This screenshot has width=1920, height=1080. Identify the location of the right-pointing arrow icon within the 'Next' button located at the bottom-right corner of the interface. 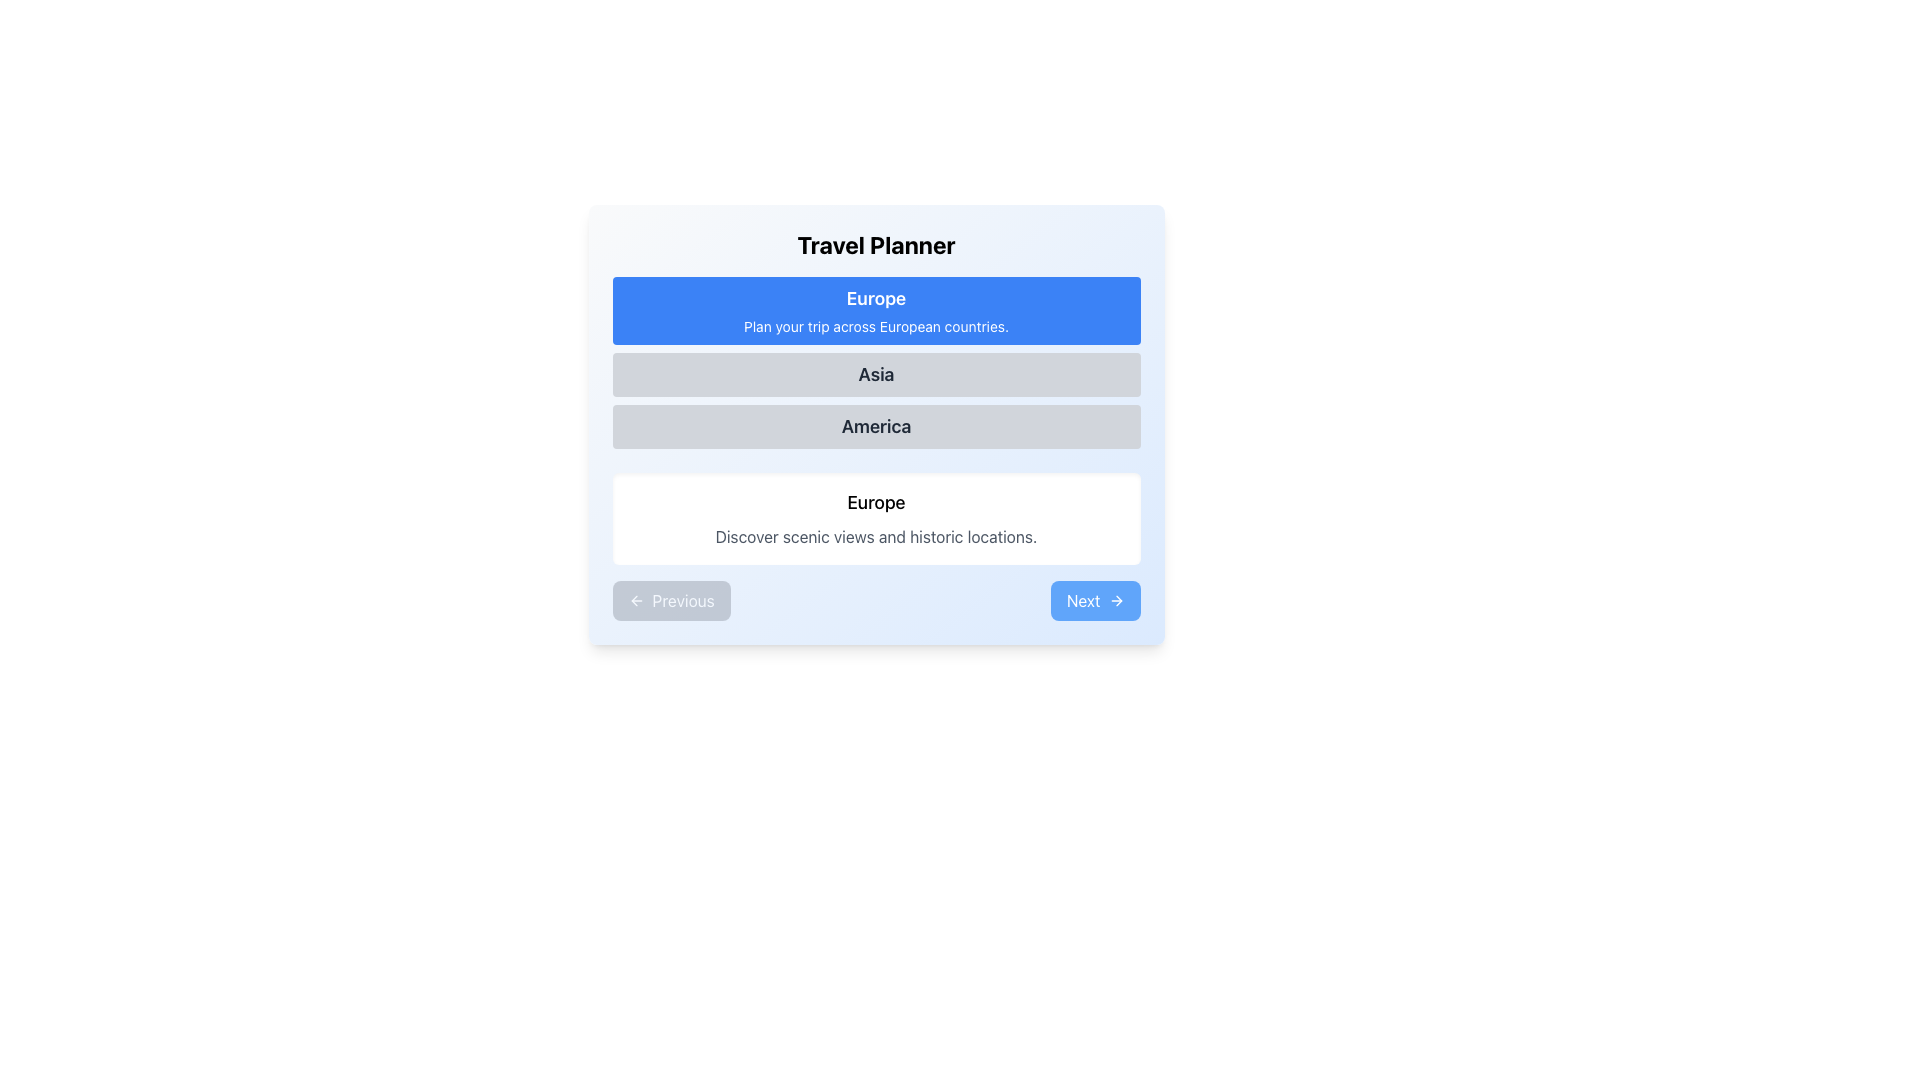
(1115, 600).